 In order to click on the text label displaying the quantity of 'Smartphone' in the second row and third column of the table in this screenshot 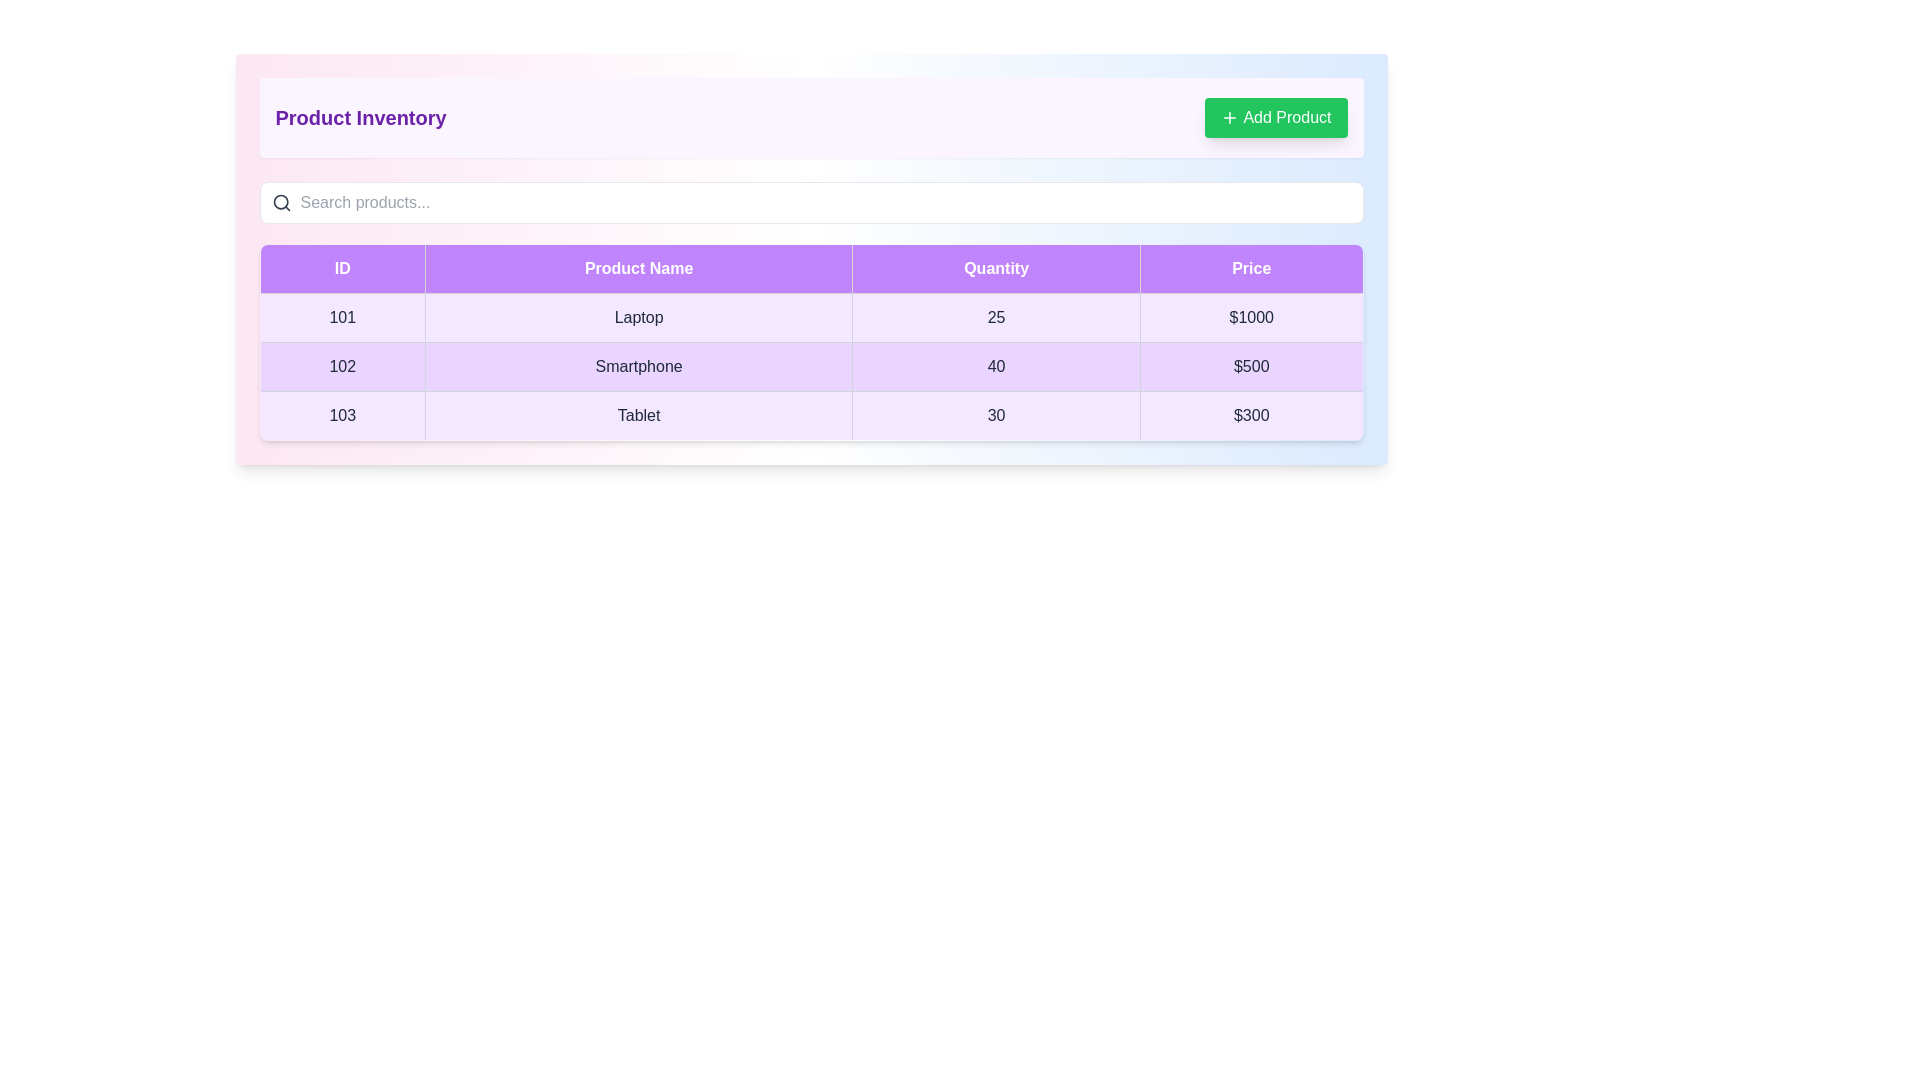, I will do `click(996, 366)`.